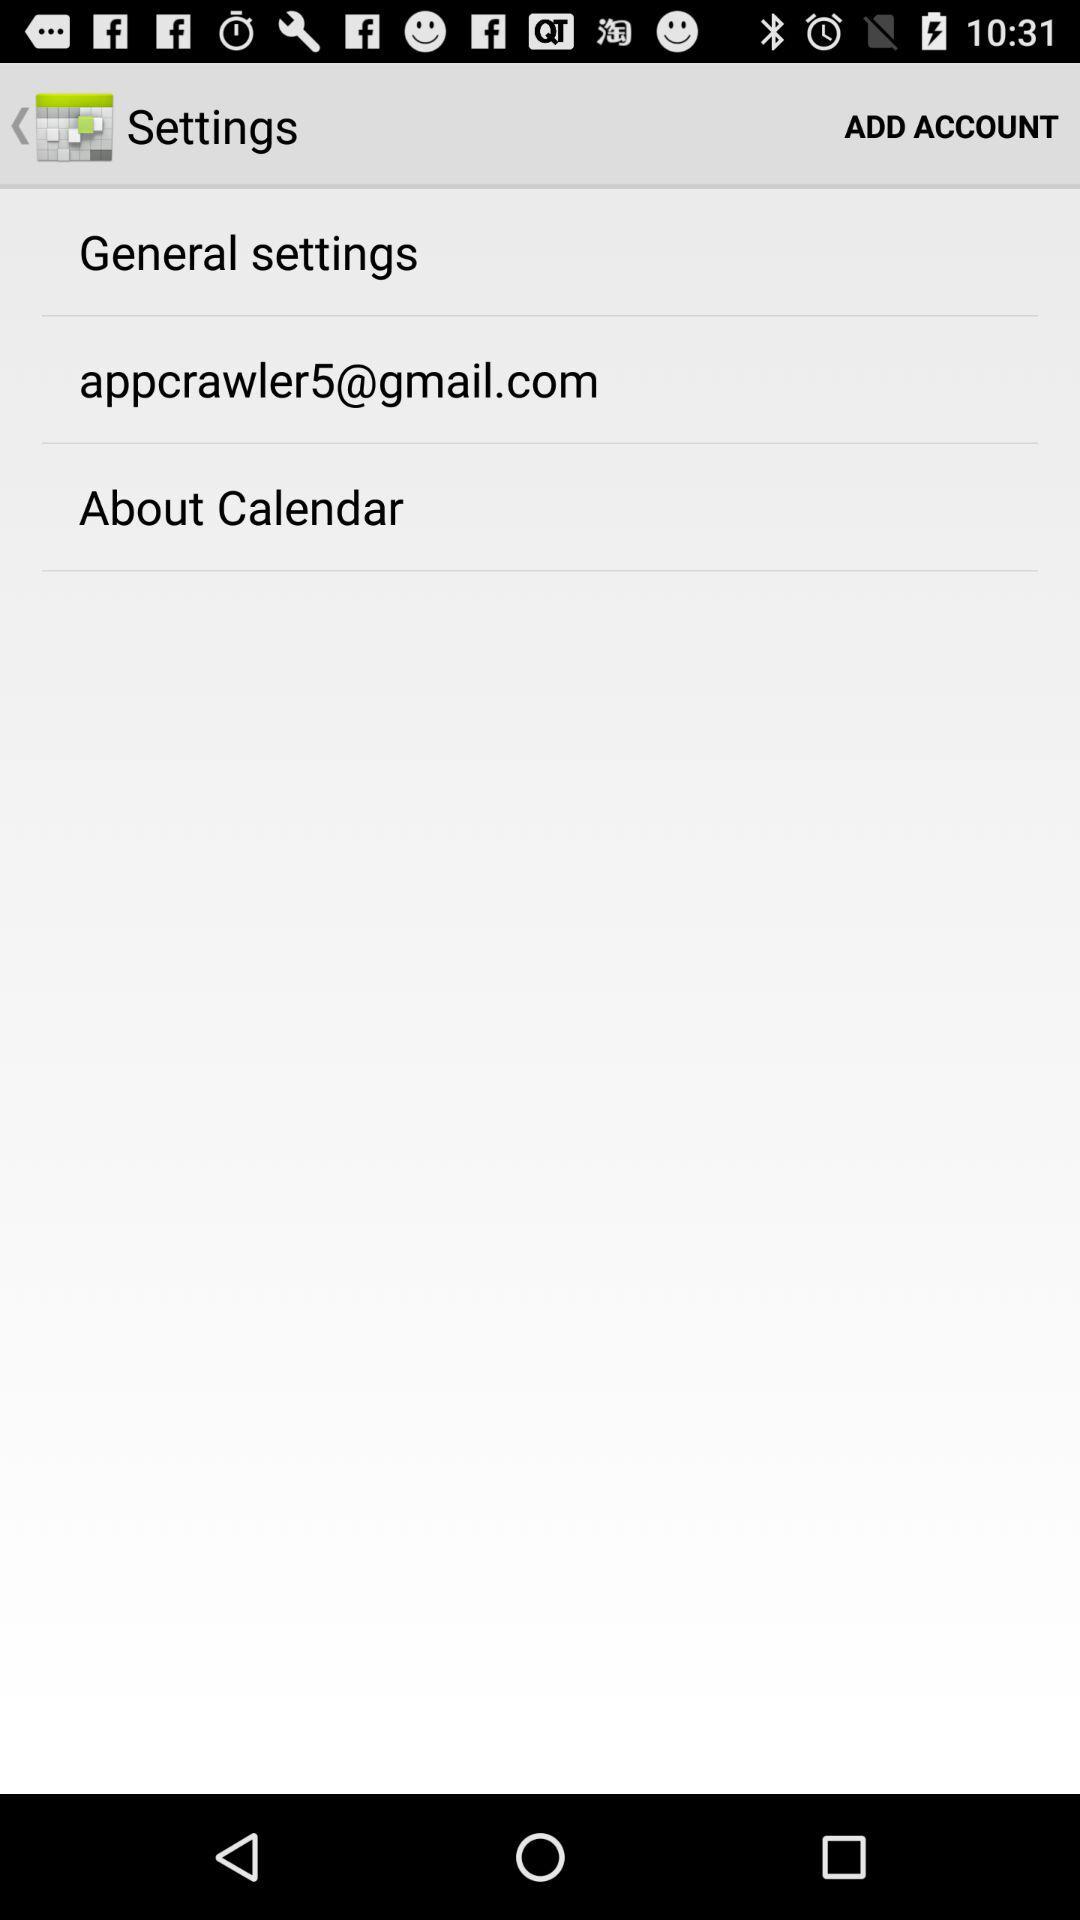 The width and height of the screenshot is (1080, 1920). What do you see at coordinates (240, 506) in the screenshot?
I see `about calendar app` at bounding box center [240, 506].